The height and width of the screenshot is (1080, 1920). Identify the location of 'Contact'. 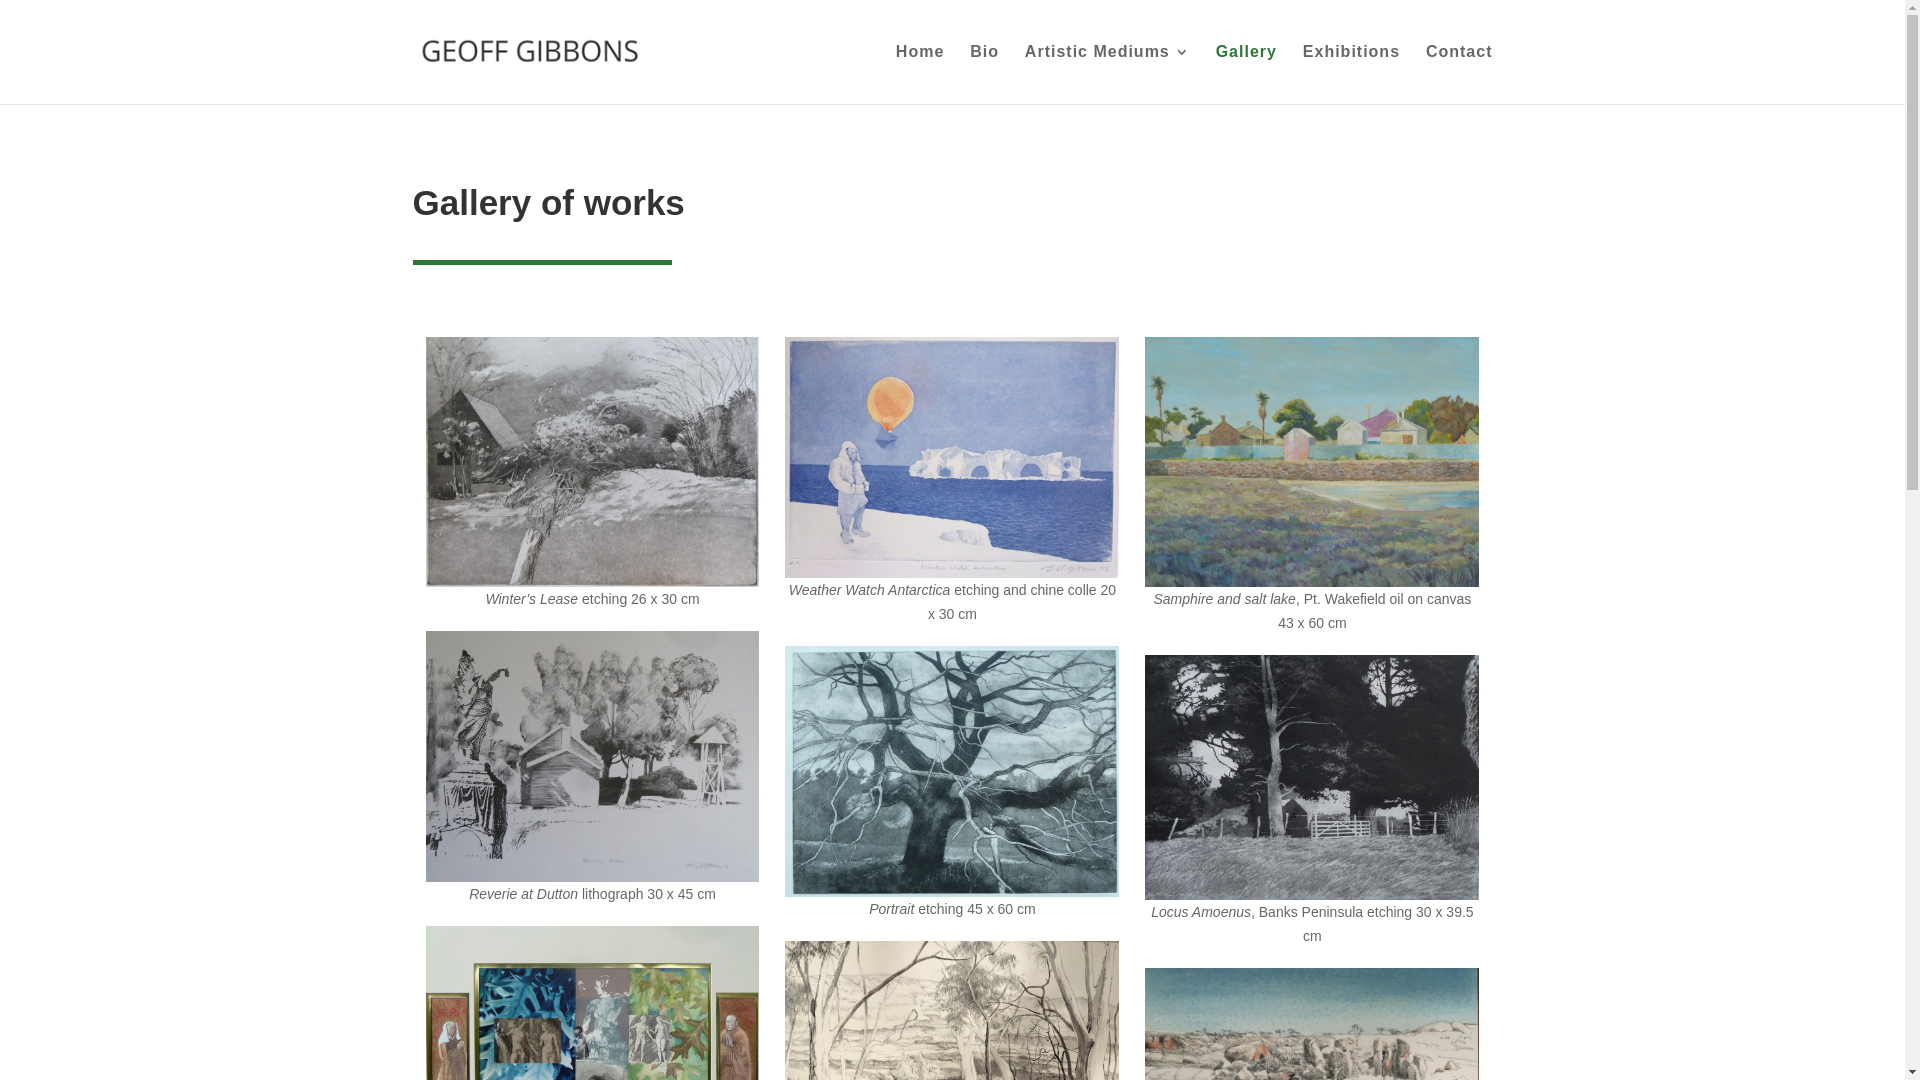
(1459, 73).